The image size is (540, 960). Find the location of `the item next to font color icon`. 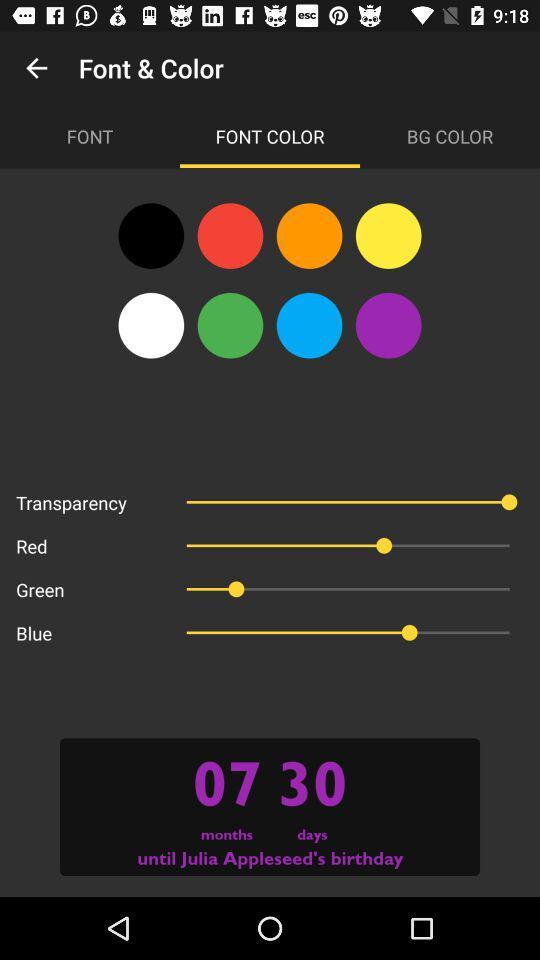

the item next to font color icon is located at coordinates (449, 135).